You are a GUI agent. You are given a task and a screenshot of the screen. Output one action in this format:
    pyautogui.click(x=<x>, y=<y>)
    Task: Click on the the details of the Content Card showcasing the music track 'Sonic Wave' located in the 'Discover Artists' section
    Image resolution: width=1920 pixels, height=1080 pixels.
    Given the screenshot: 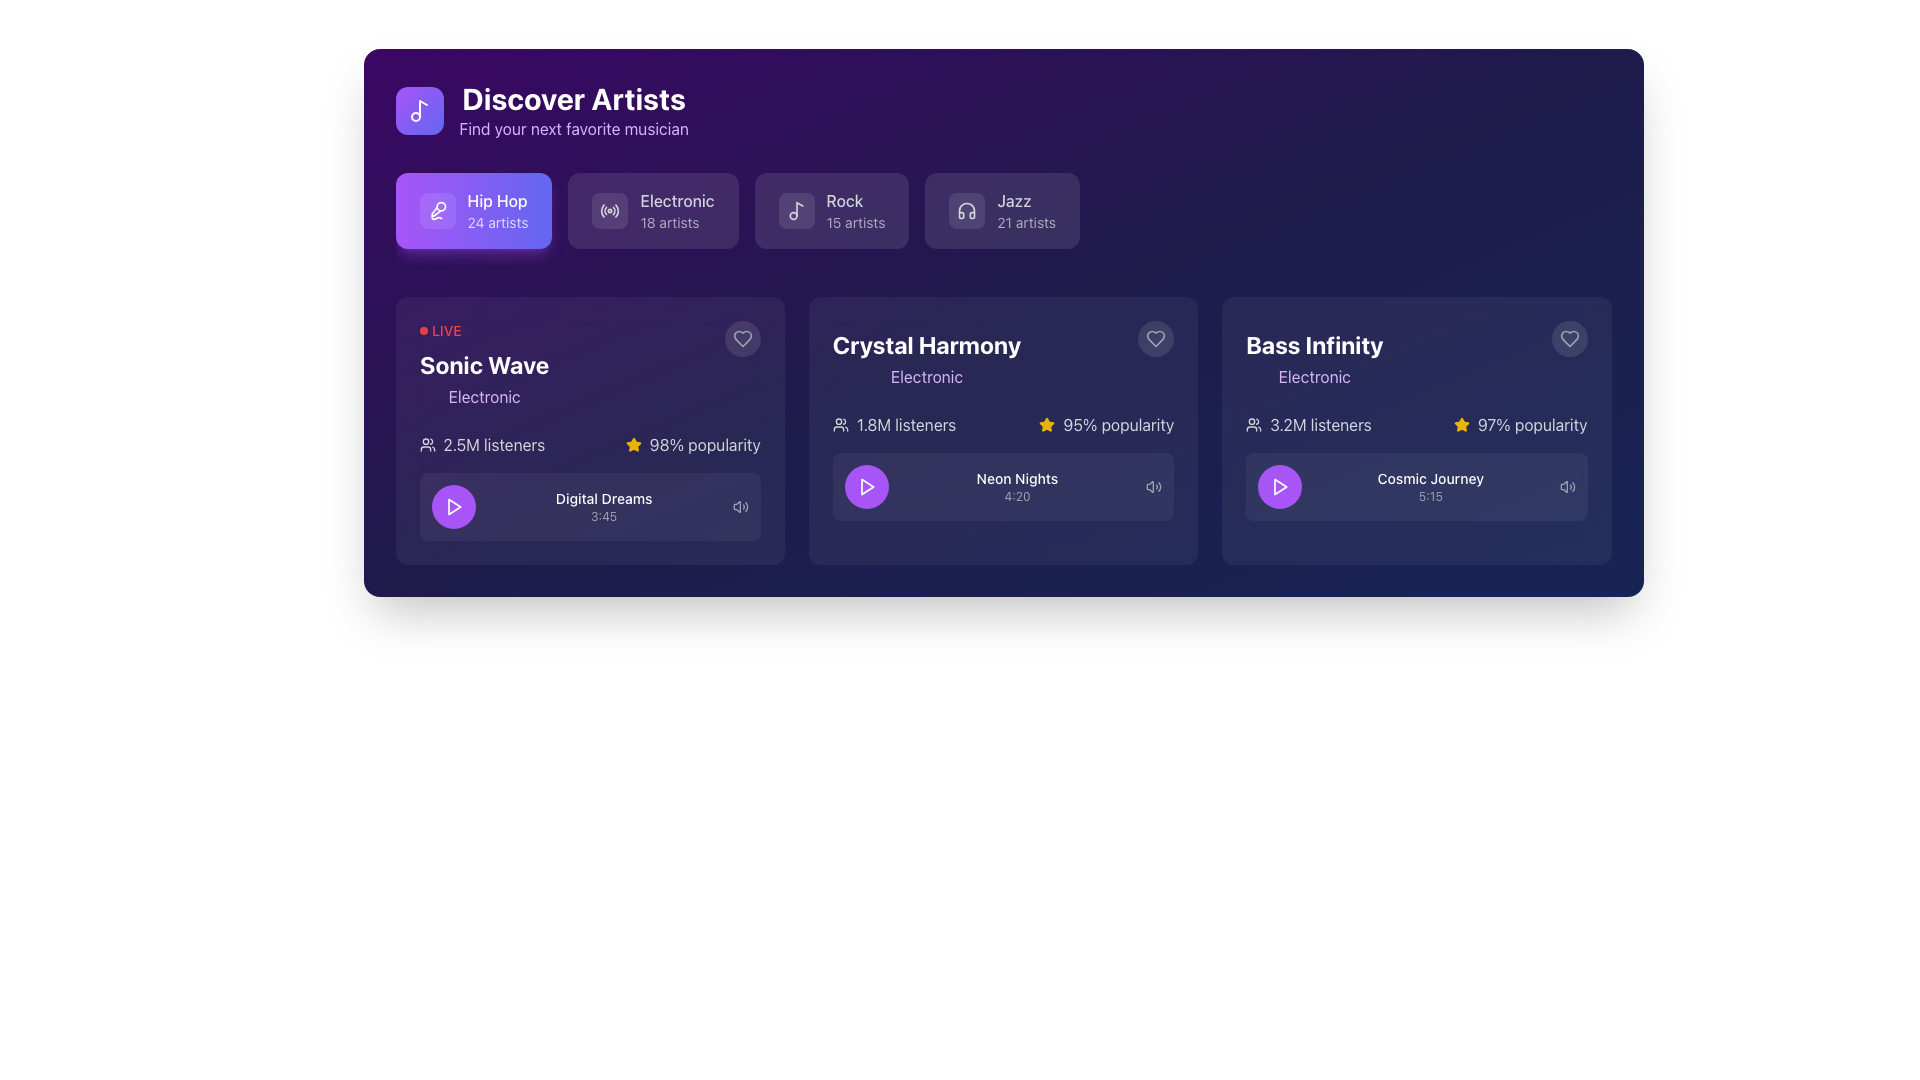 What is the action you would take?
    pyautogui.click(x=589, y=430)
    